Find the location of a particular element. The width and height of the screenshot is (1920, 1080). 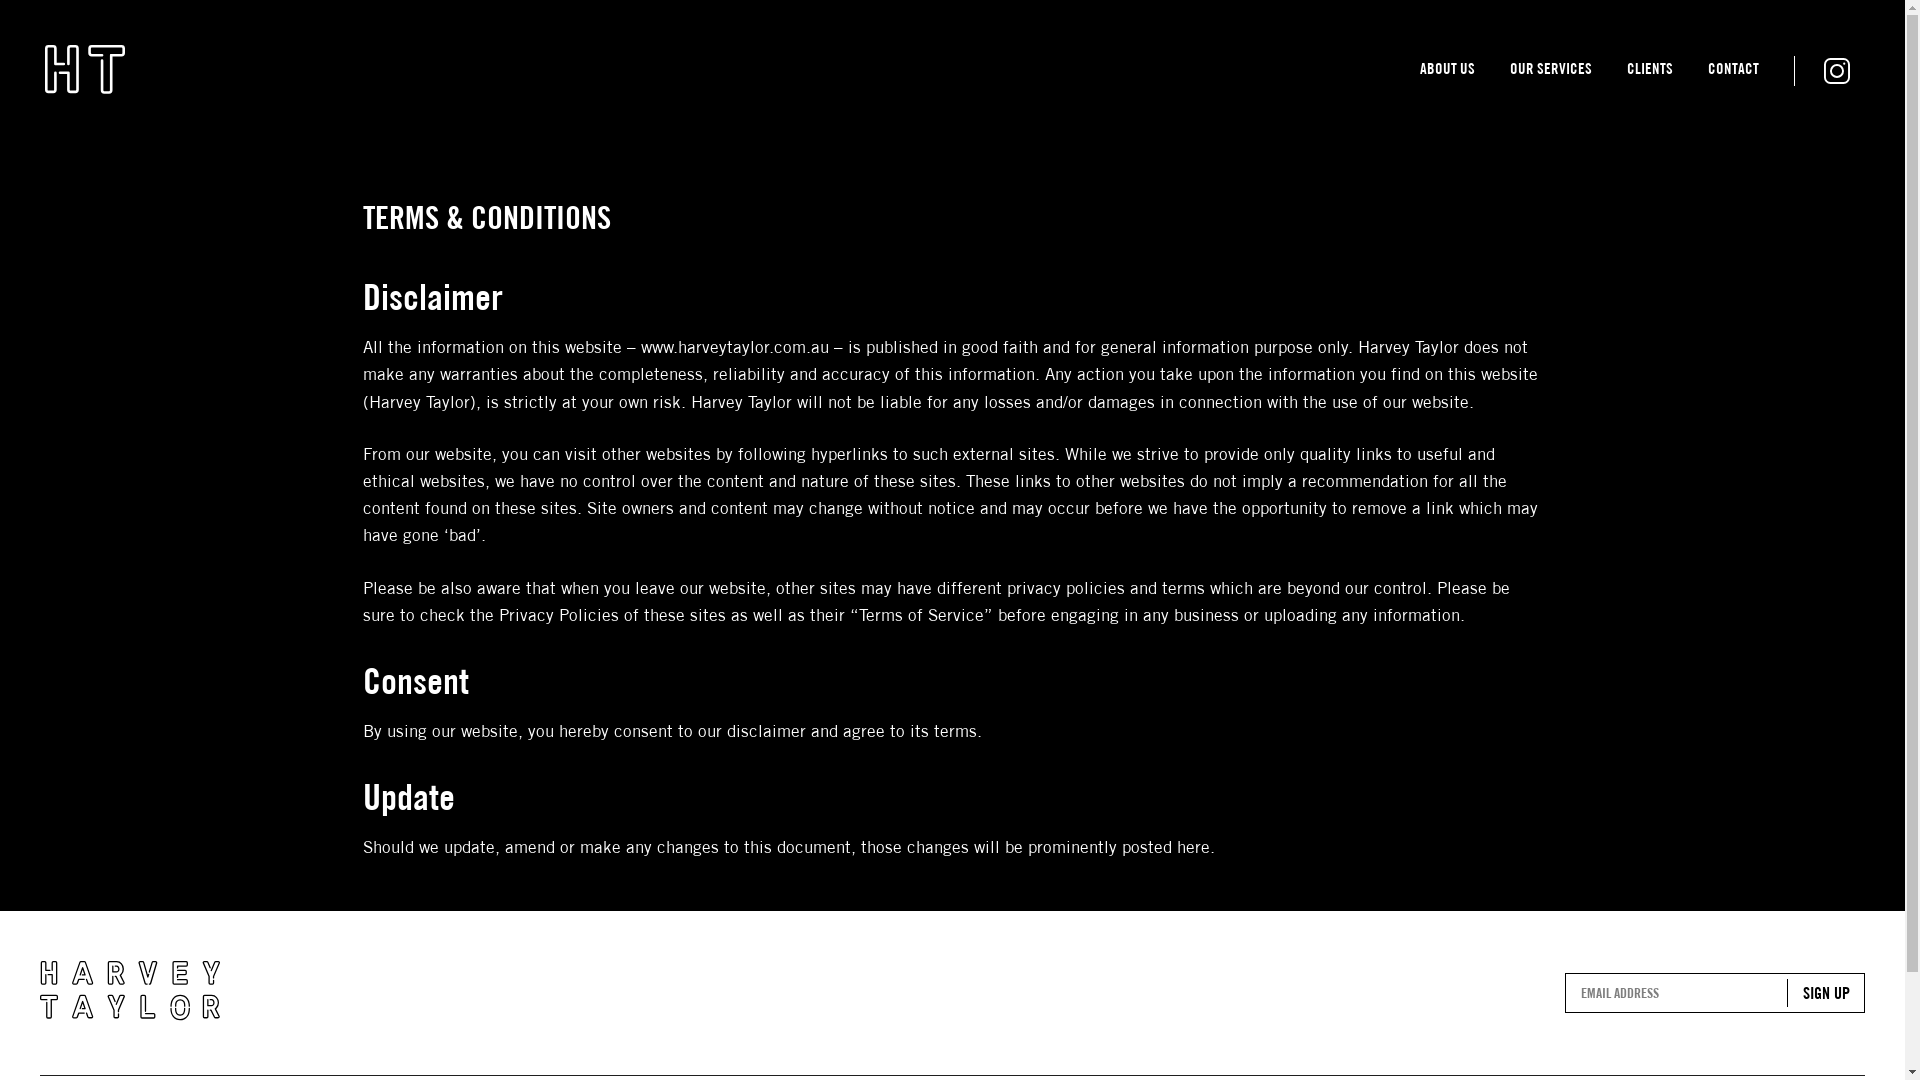

'CLIENTS' is located at coordinates (1650, 72).